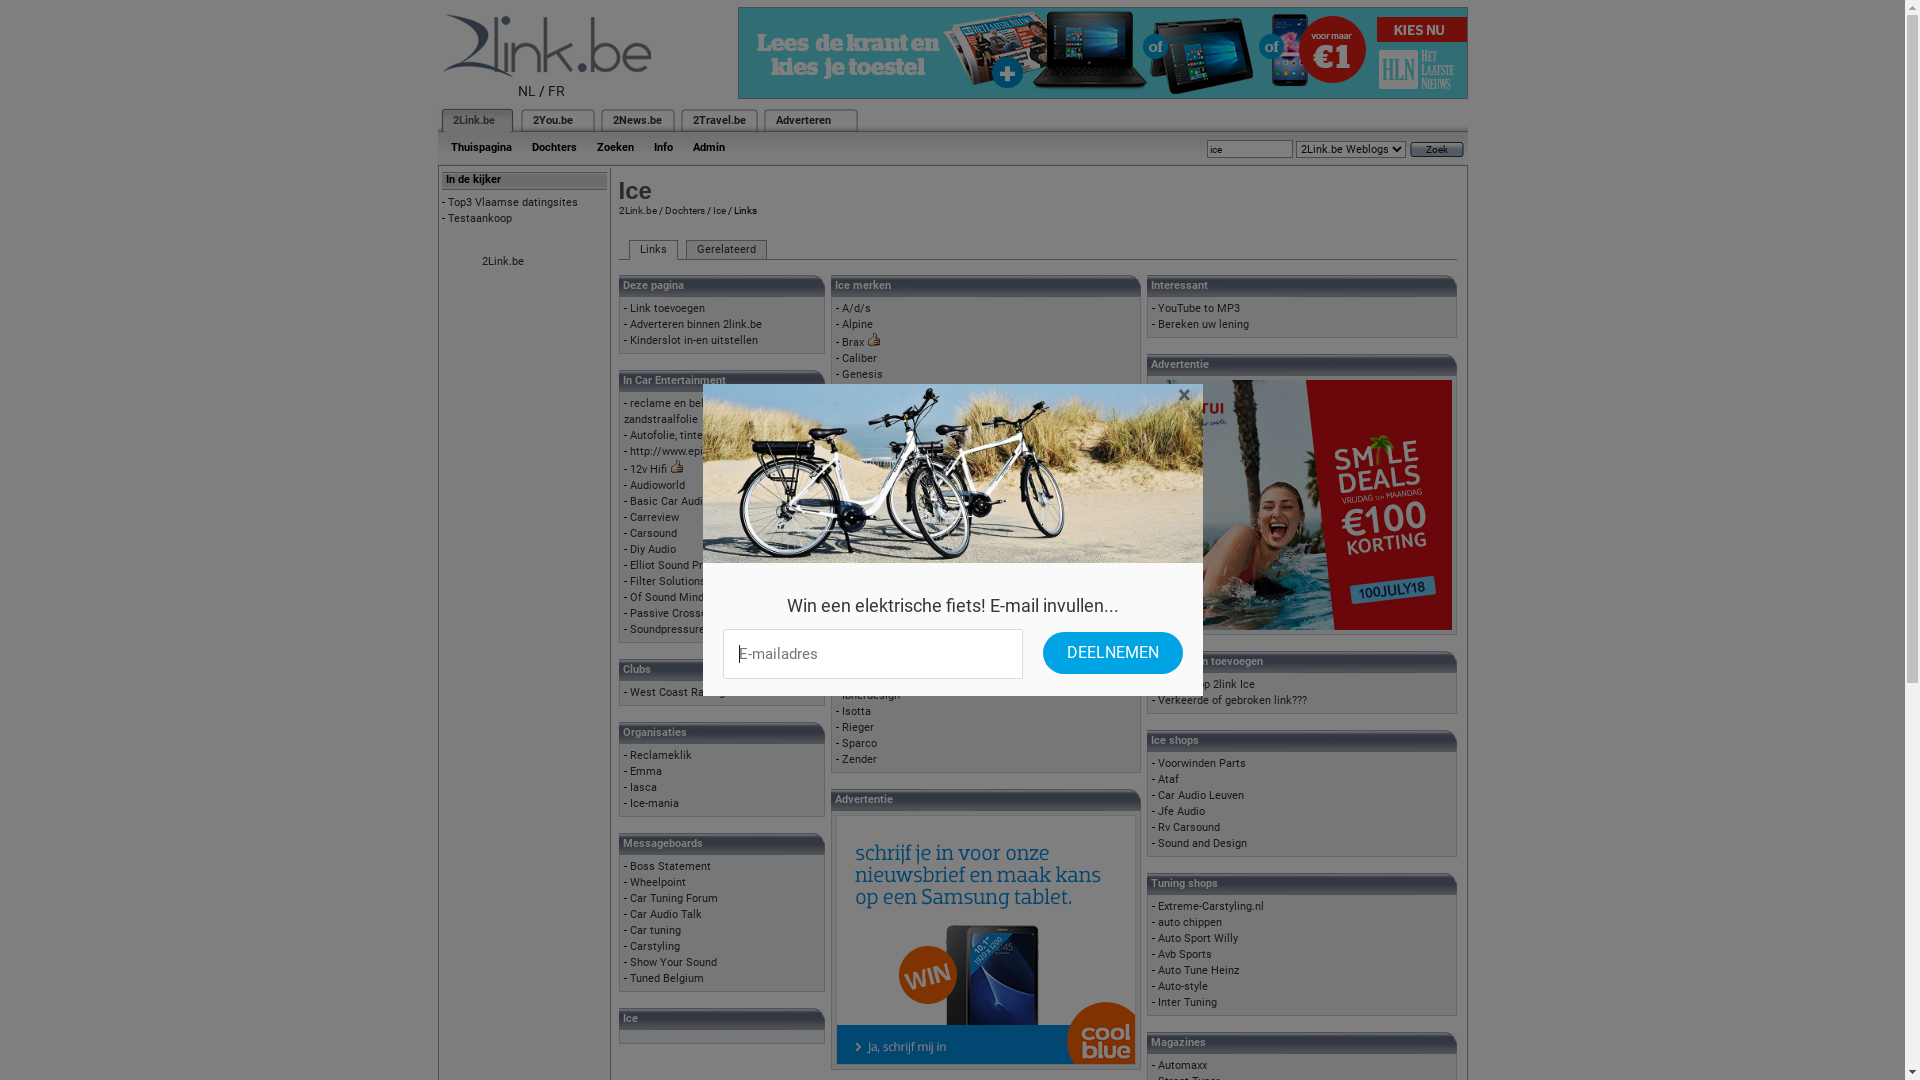 The height and width of the screenshot is (1080, 1920). What do you see at coordinates (1435, 148) in the screenshot?
I see `'Zoek'` at bounding box center [1435, 148].